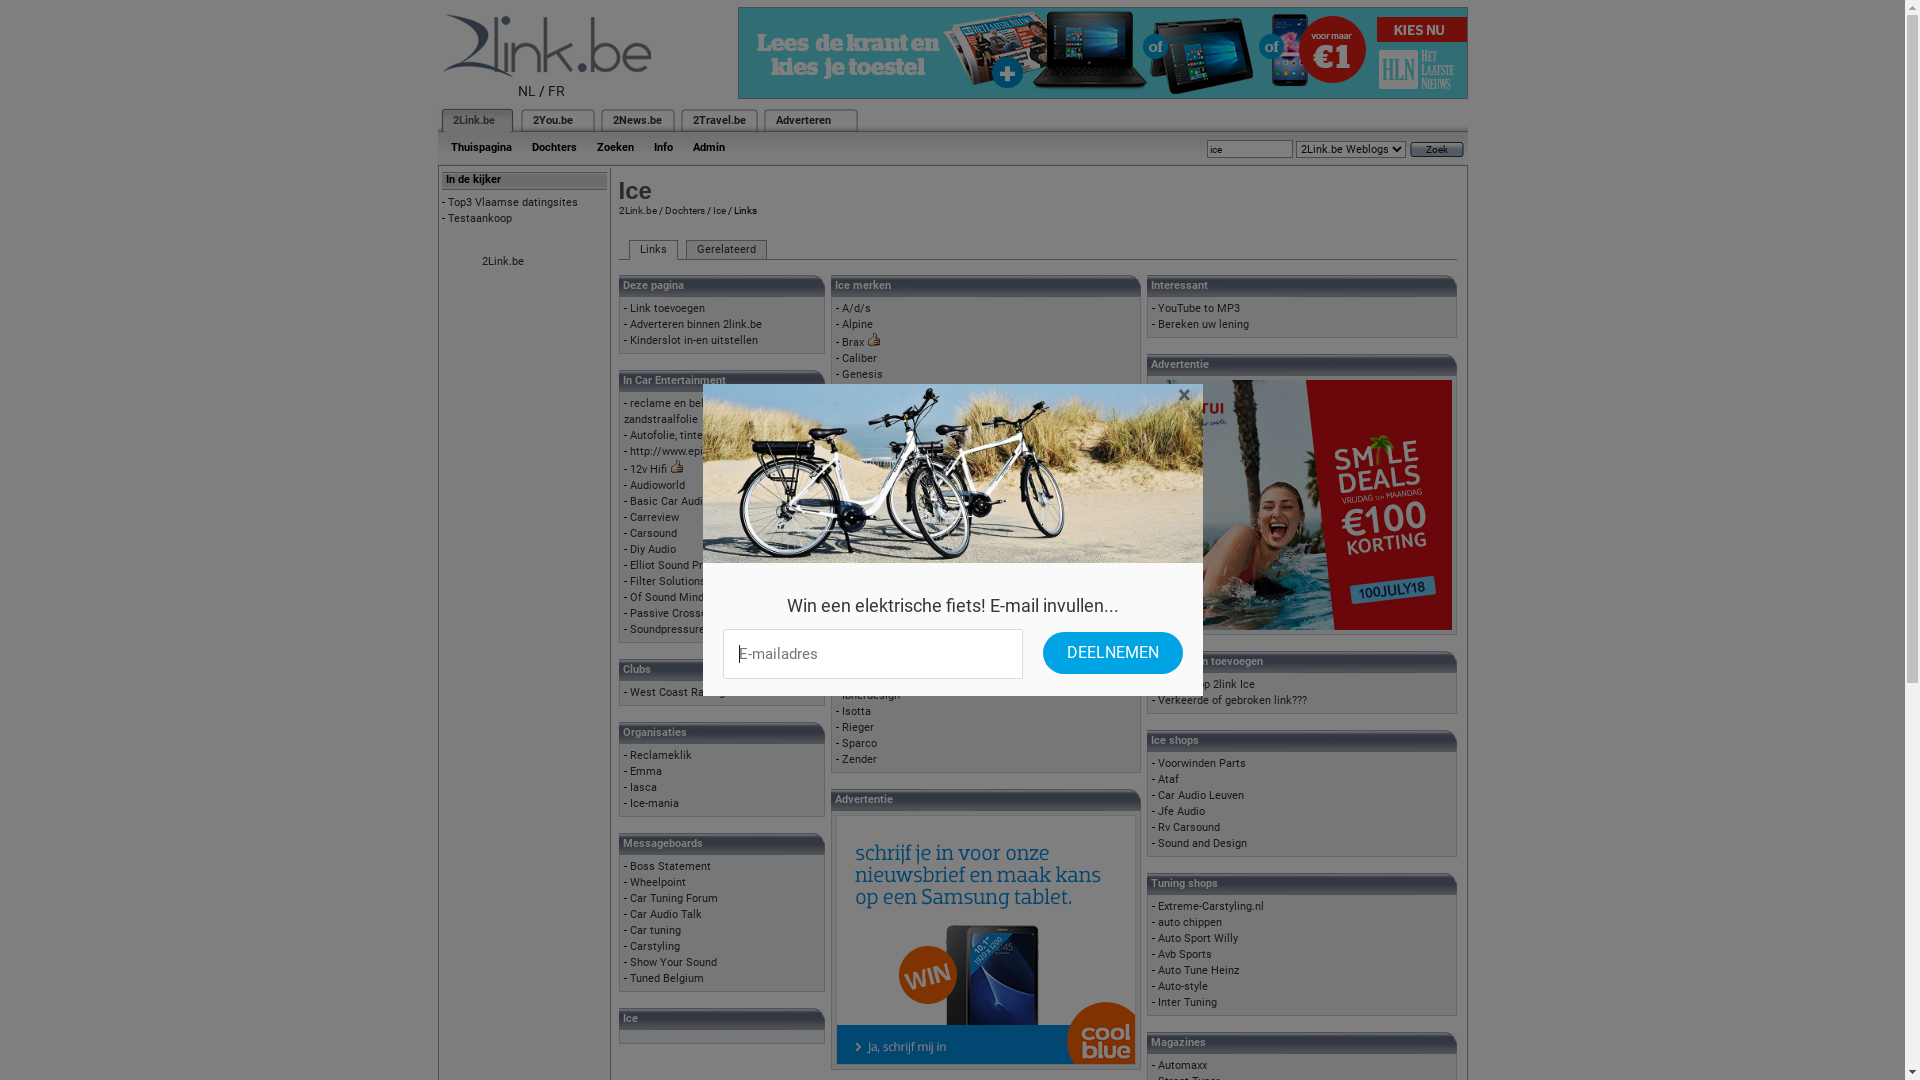 The height and width of the screenshot is (1080, 1920). What do you see at coordinates (1435, 148) in the screenshot?
I see `'Zoek'` at bounding box center [1435, 148].